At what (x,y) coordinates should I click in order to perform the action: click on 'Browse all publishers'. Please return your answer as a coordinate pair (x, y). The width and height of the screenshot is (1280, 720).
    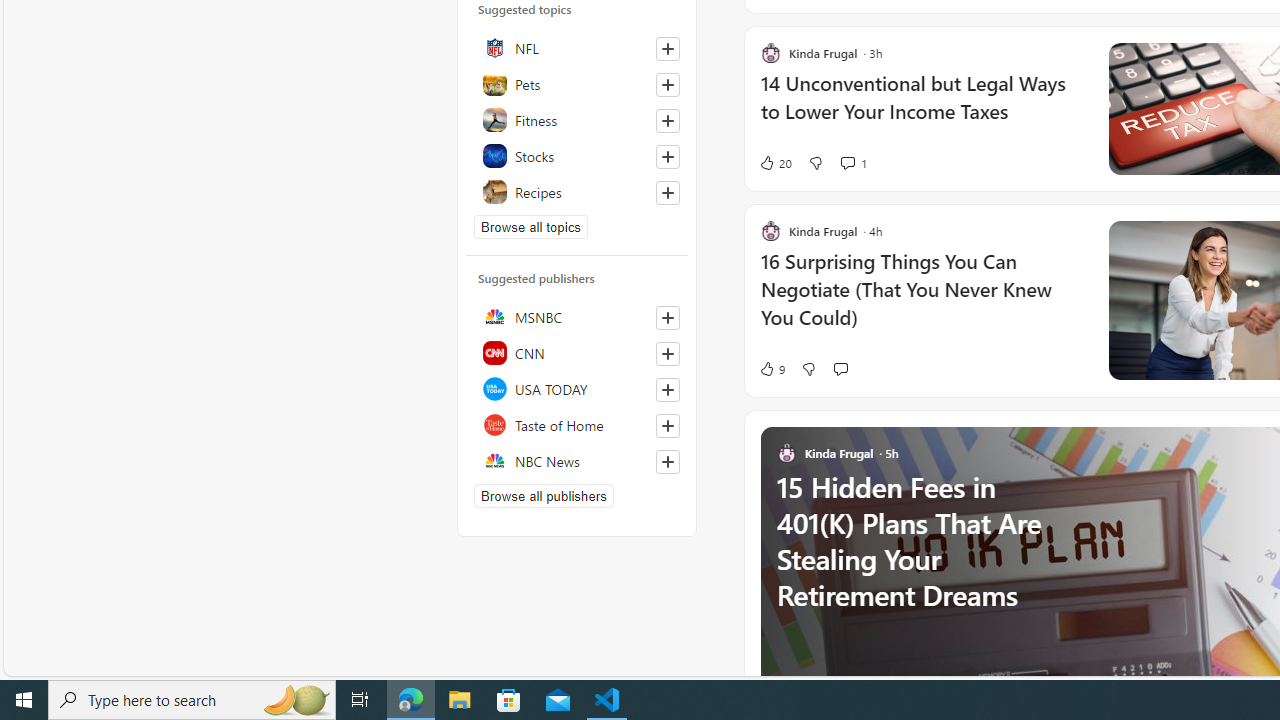
    Looking at the image, I should click on (544, 495).